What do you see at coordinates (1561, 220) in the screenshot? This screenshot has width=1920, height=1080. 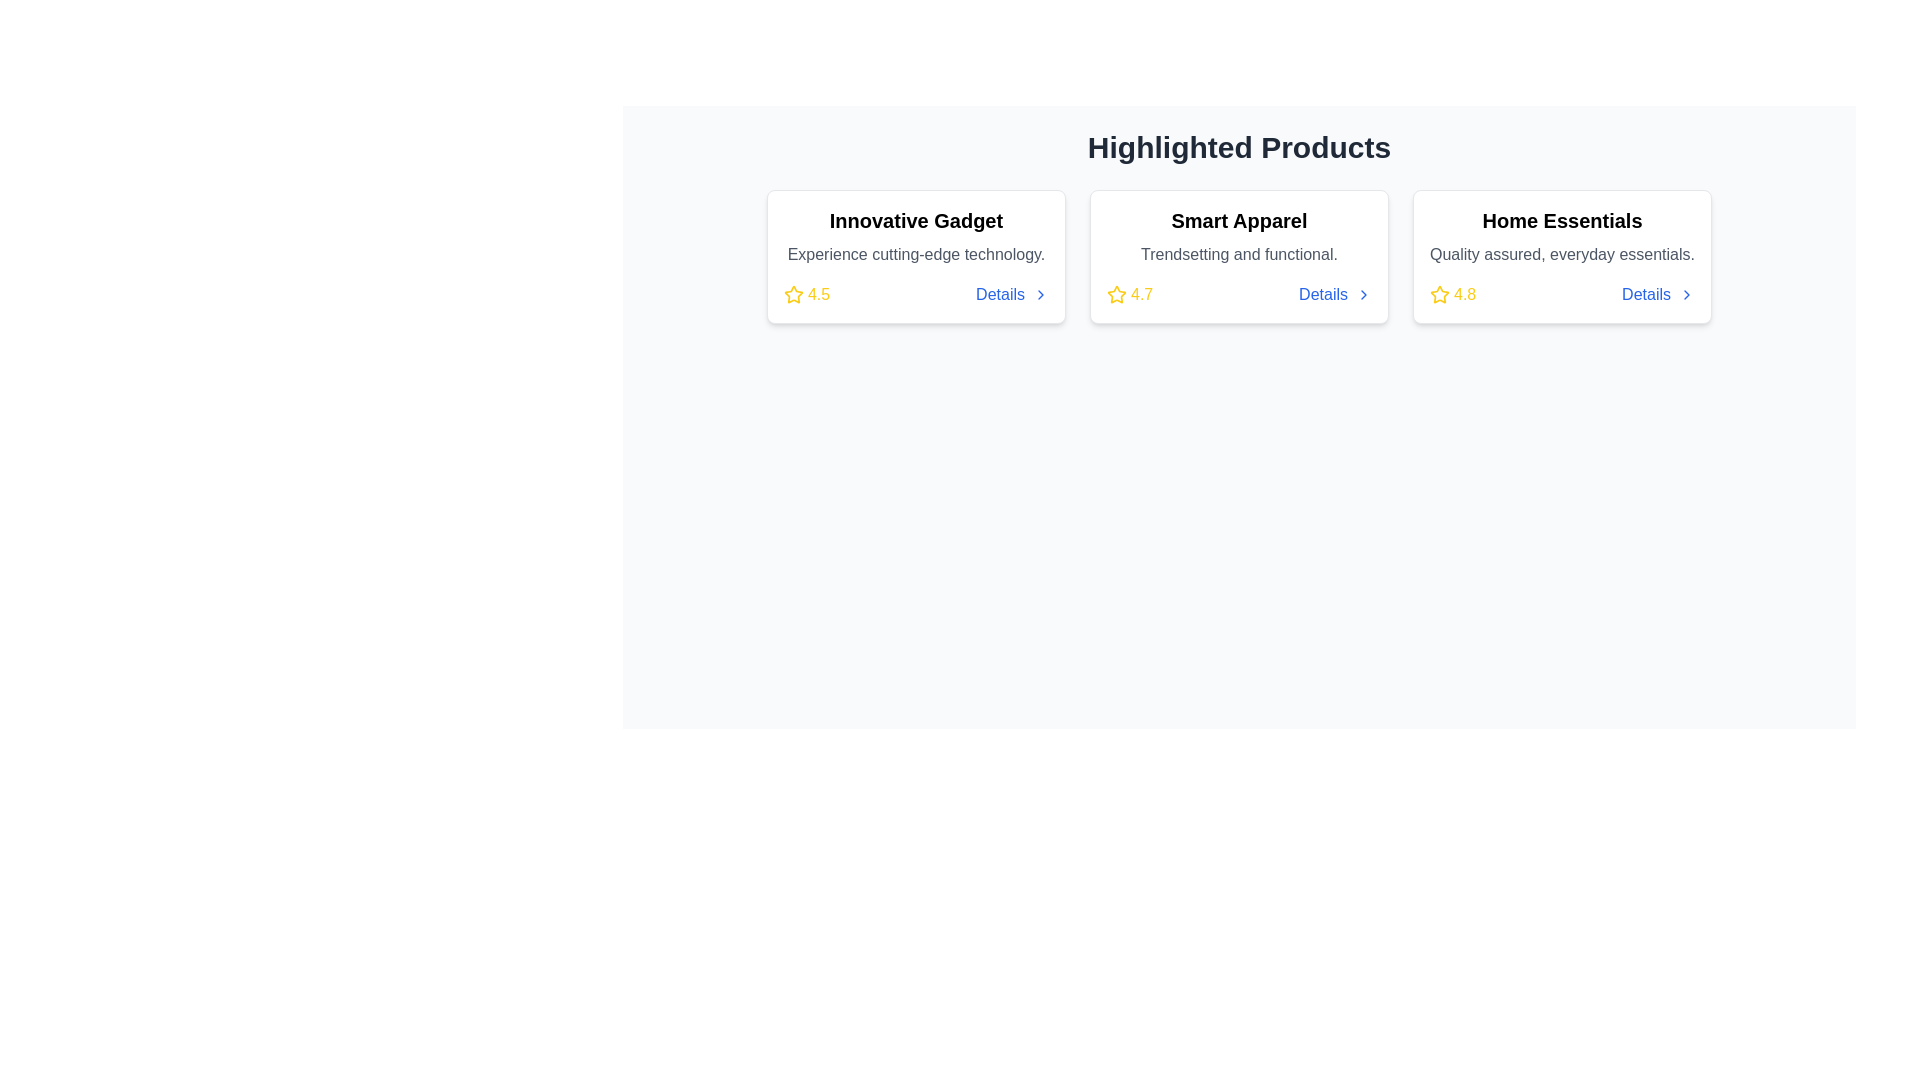 I see `text label that displays 'Home Essentials' in bold at the top of the third card in a horizontally aligned group of product cards` at bounding box center [1561, 220].